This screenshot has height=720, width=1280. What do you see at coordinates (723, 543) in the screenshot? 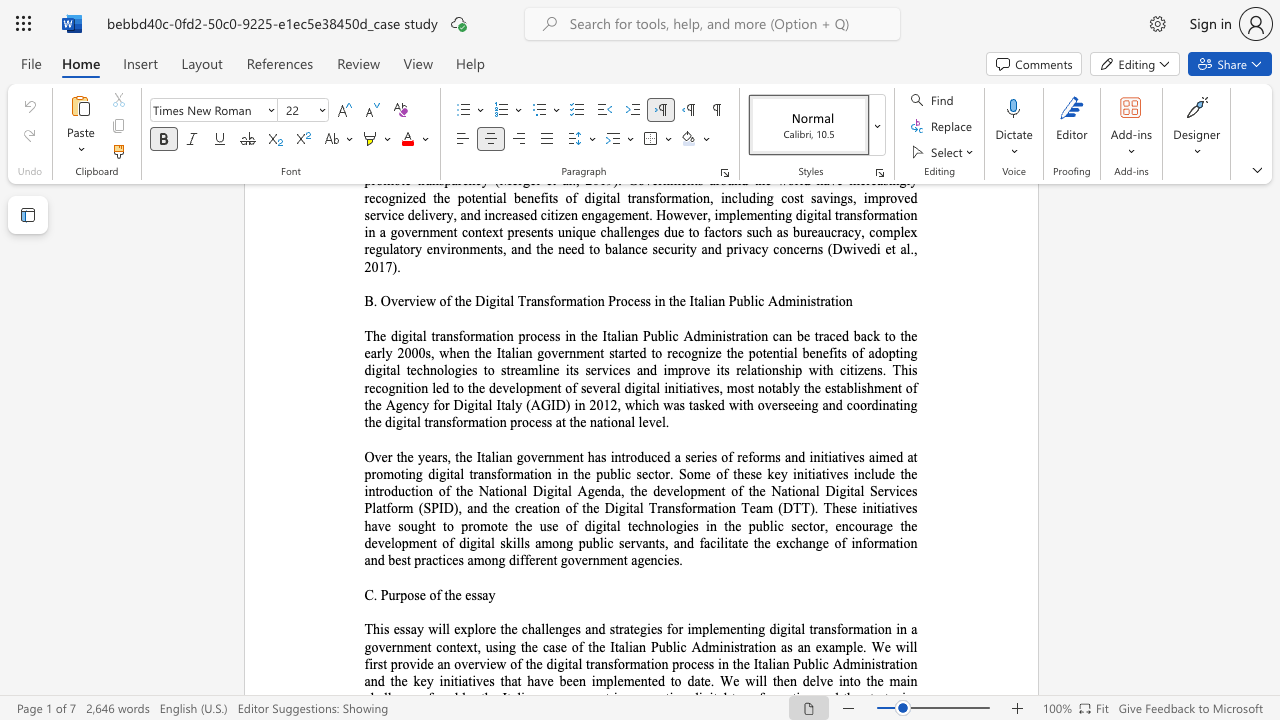
I see `the subset text "it" within the text "facilitate"` at bounding box center [723, 543].